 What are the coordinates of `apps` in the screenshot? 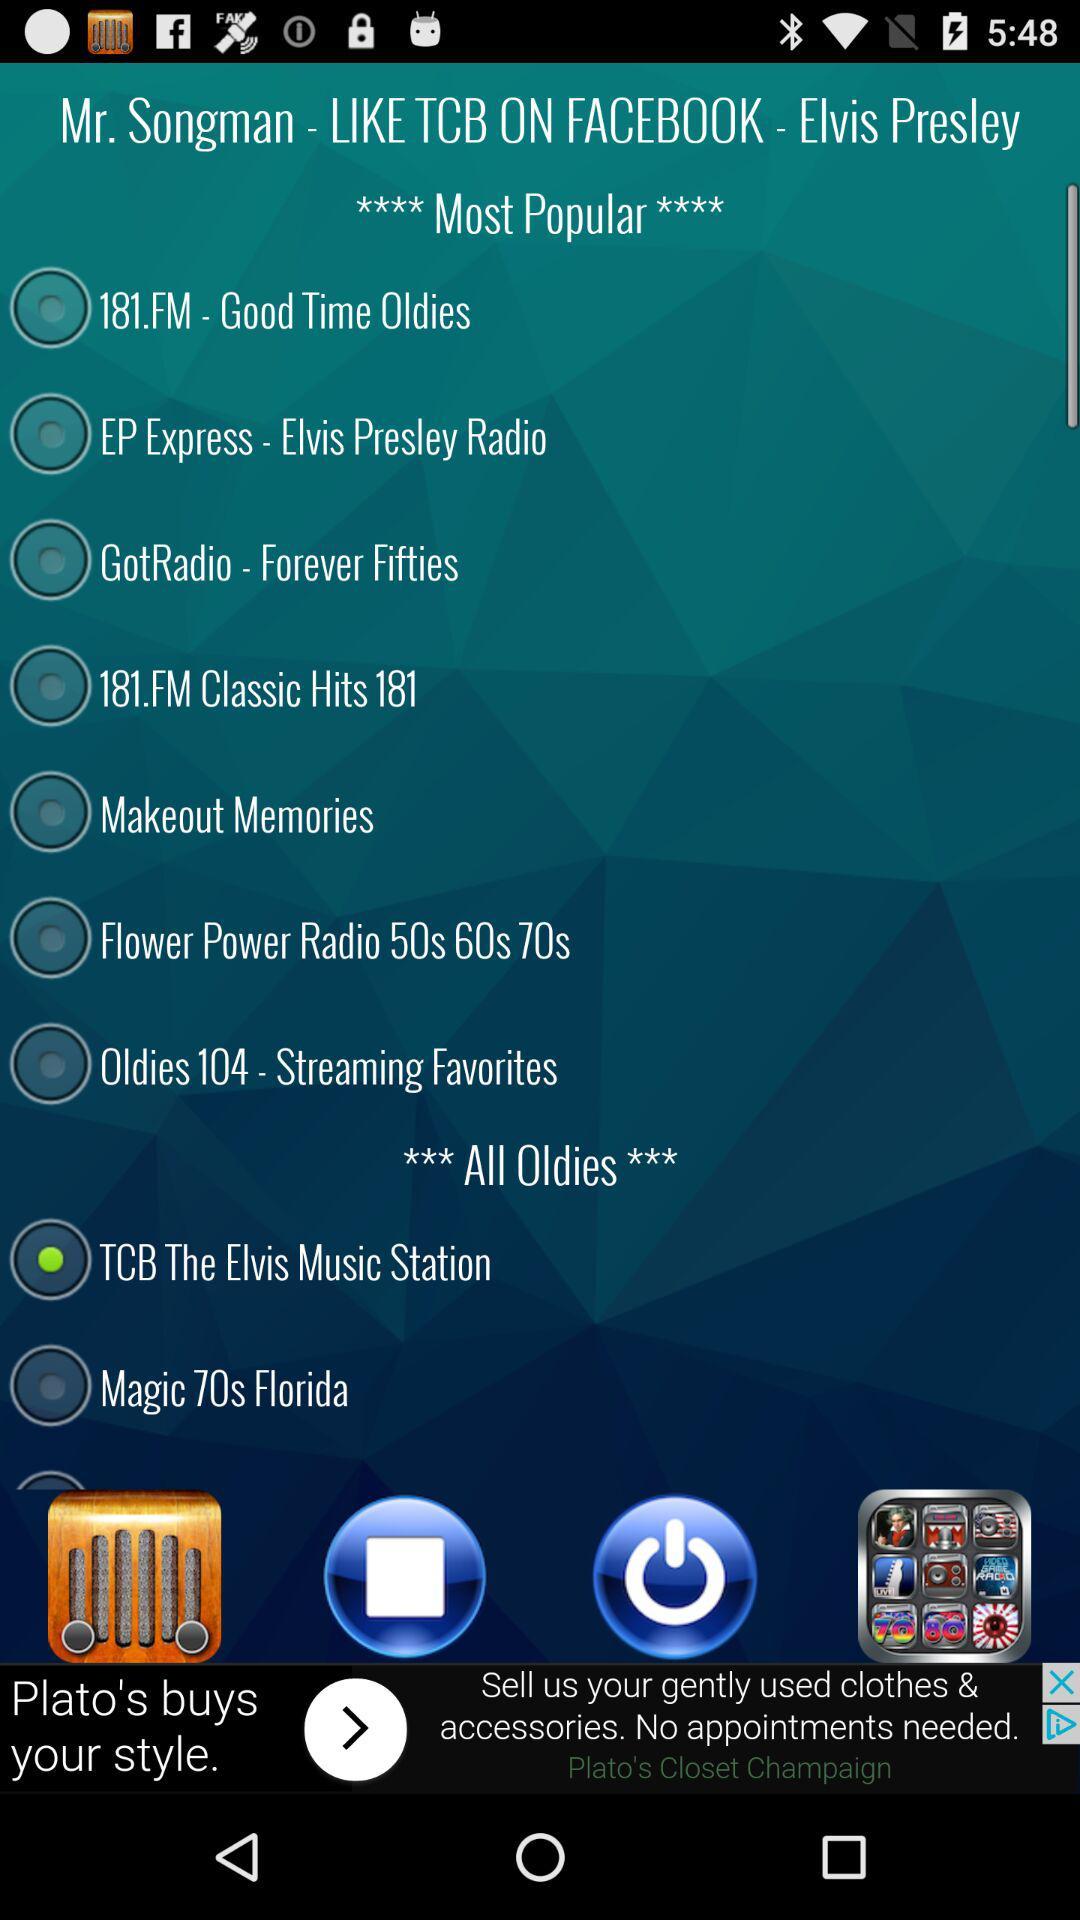 It's located at (945, 1575).